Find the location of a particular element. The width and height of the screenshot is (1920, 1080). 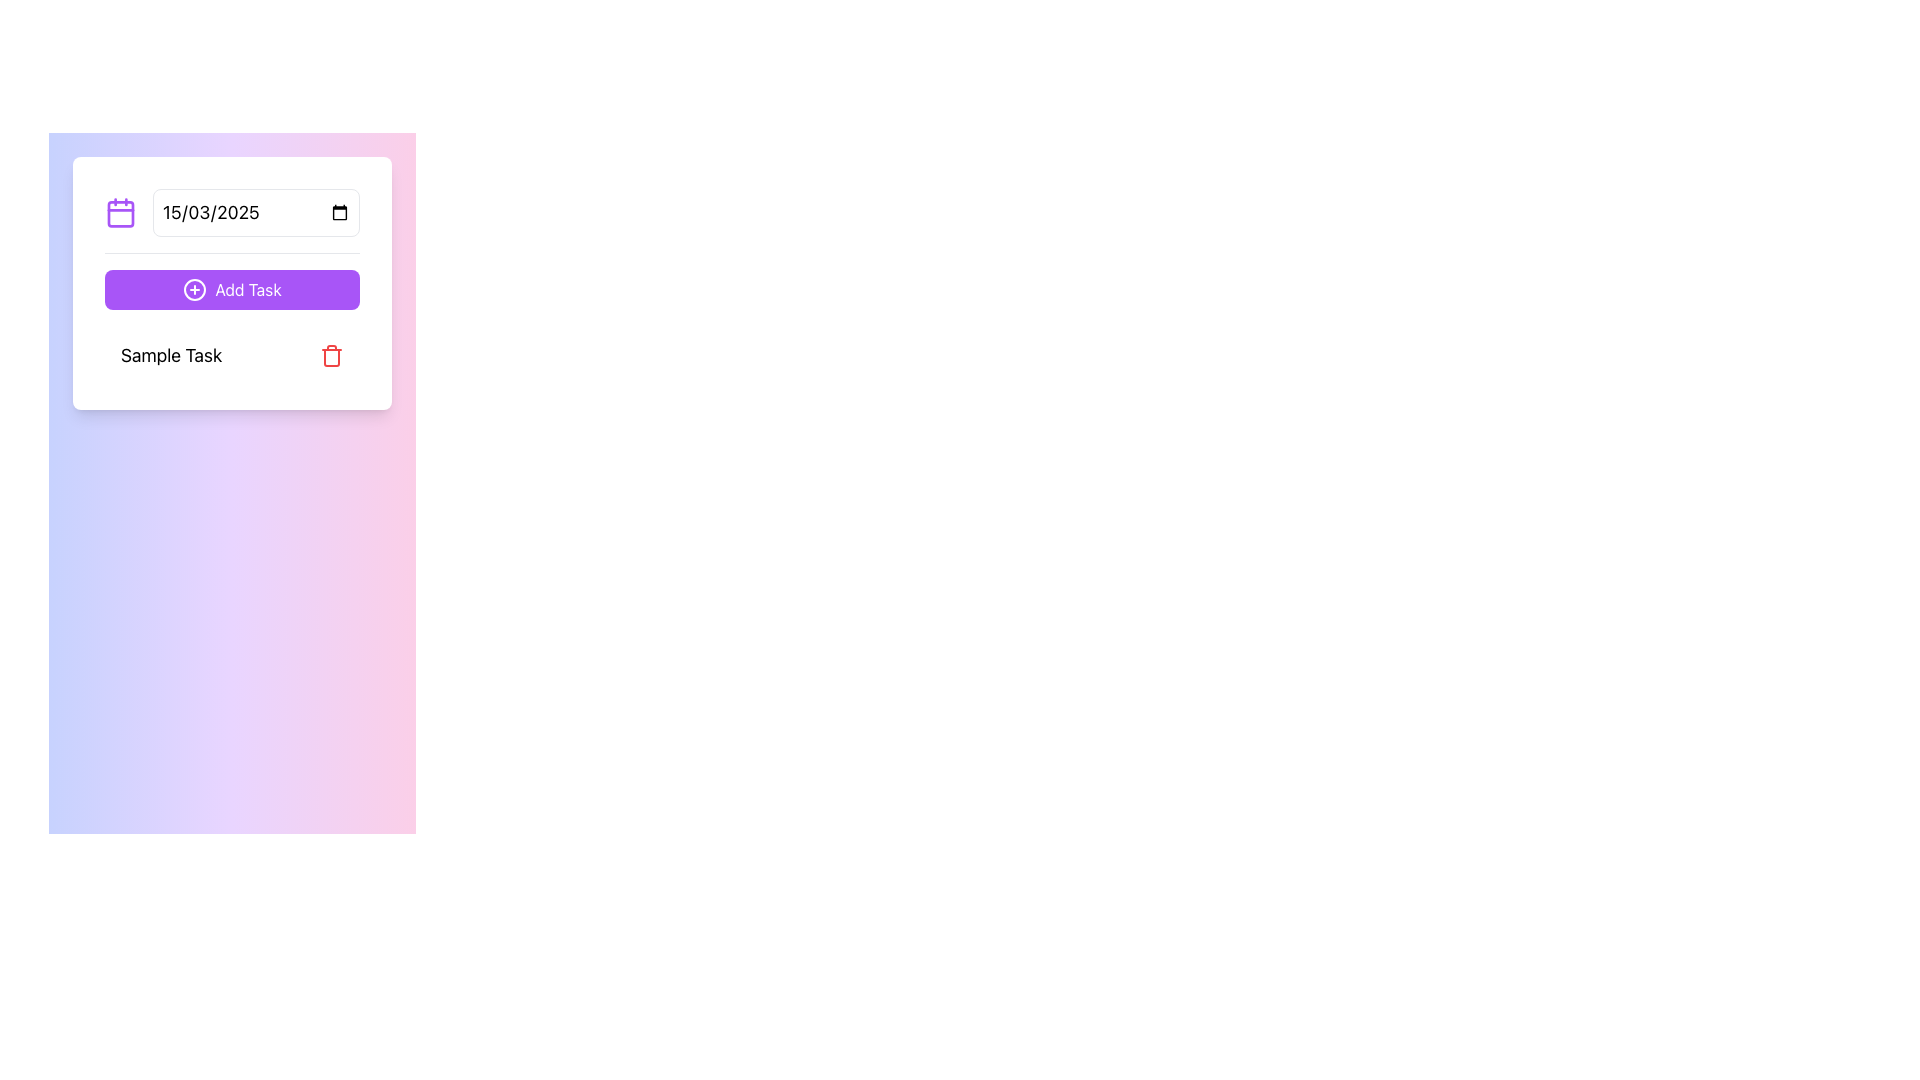

the date input field located at the top of the card is located at coordinates (232, 221).